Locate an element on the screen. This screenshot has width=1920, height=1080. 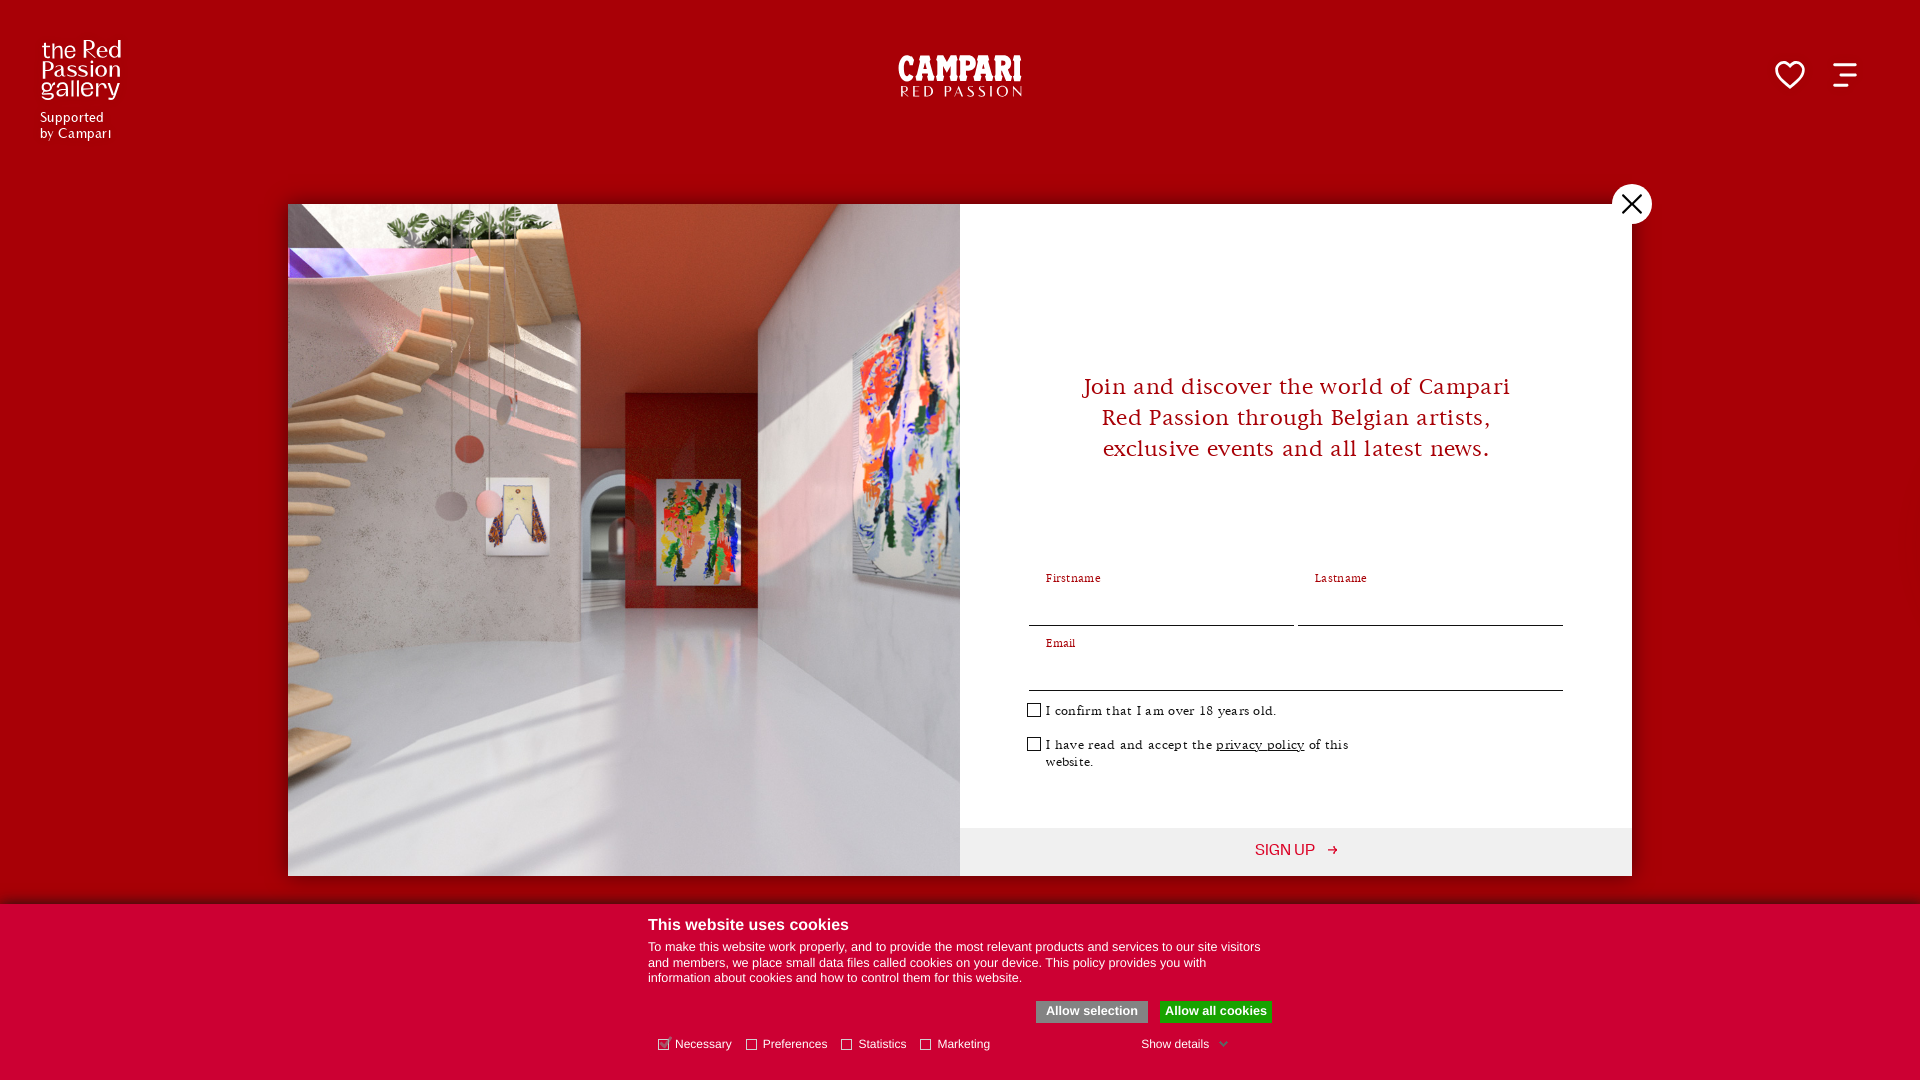
'Open menu' is located at coordinates (1843, 73).